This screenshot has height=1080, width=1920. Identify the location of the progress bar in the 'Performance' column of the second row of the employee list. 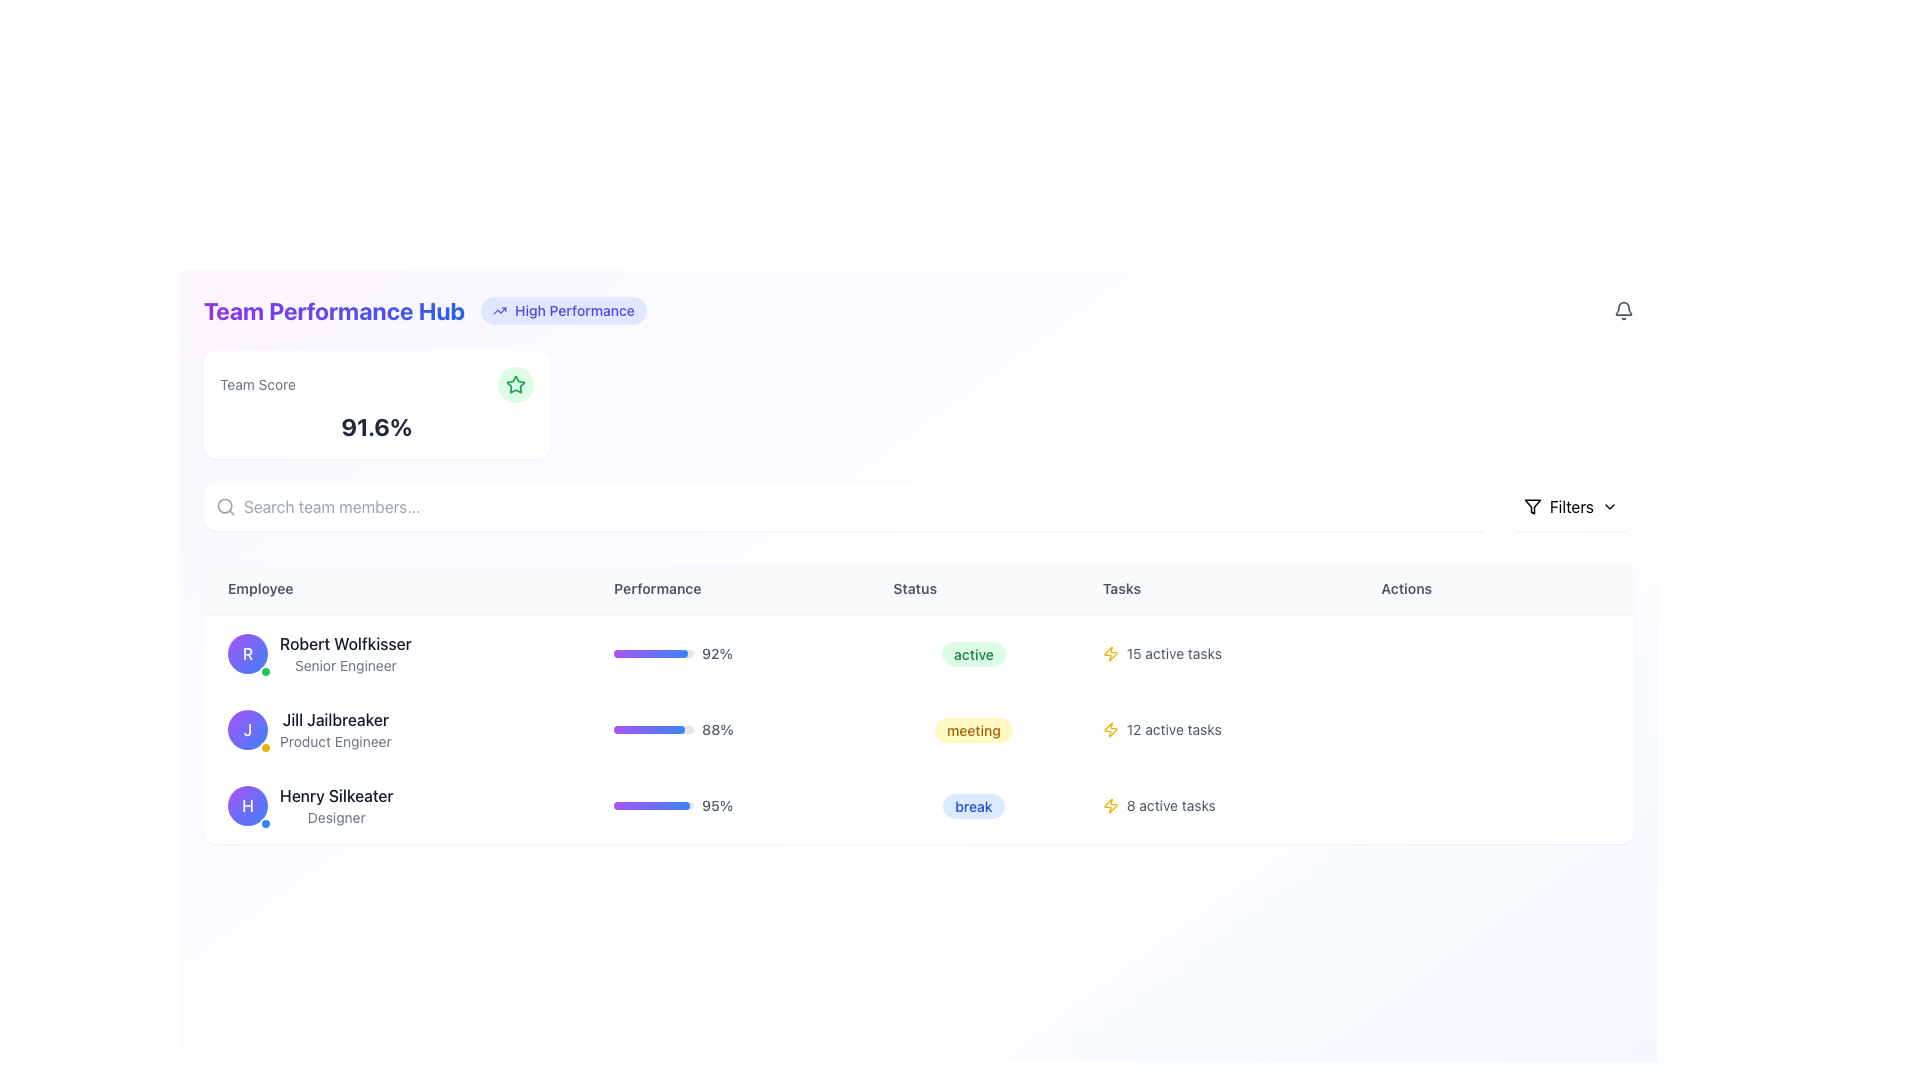
(654, 729).